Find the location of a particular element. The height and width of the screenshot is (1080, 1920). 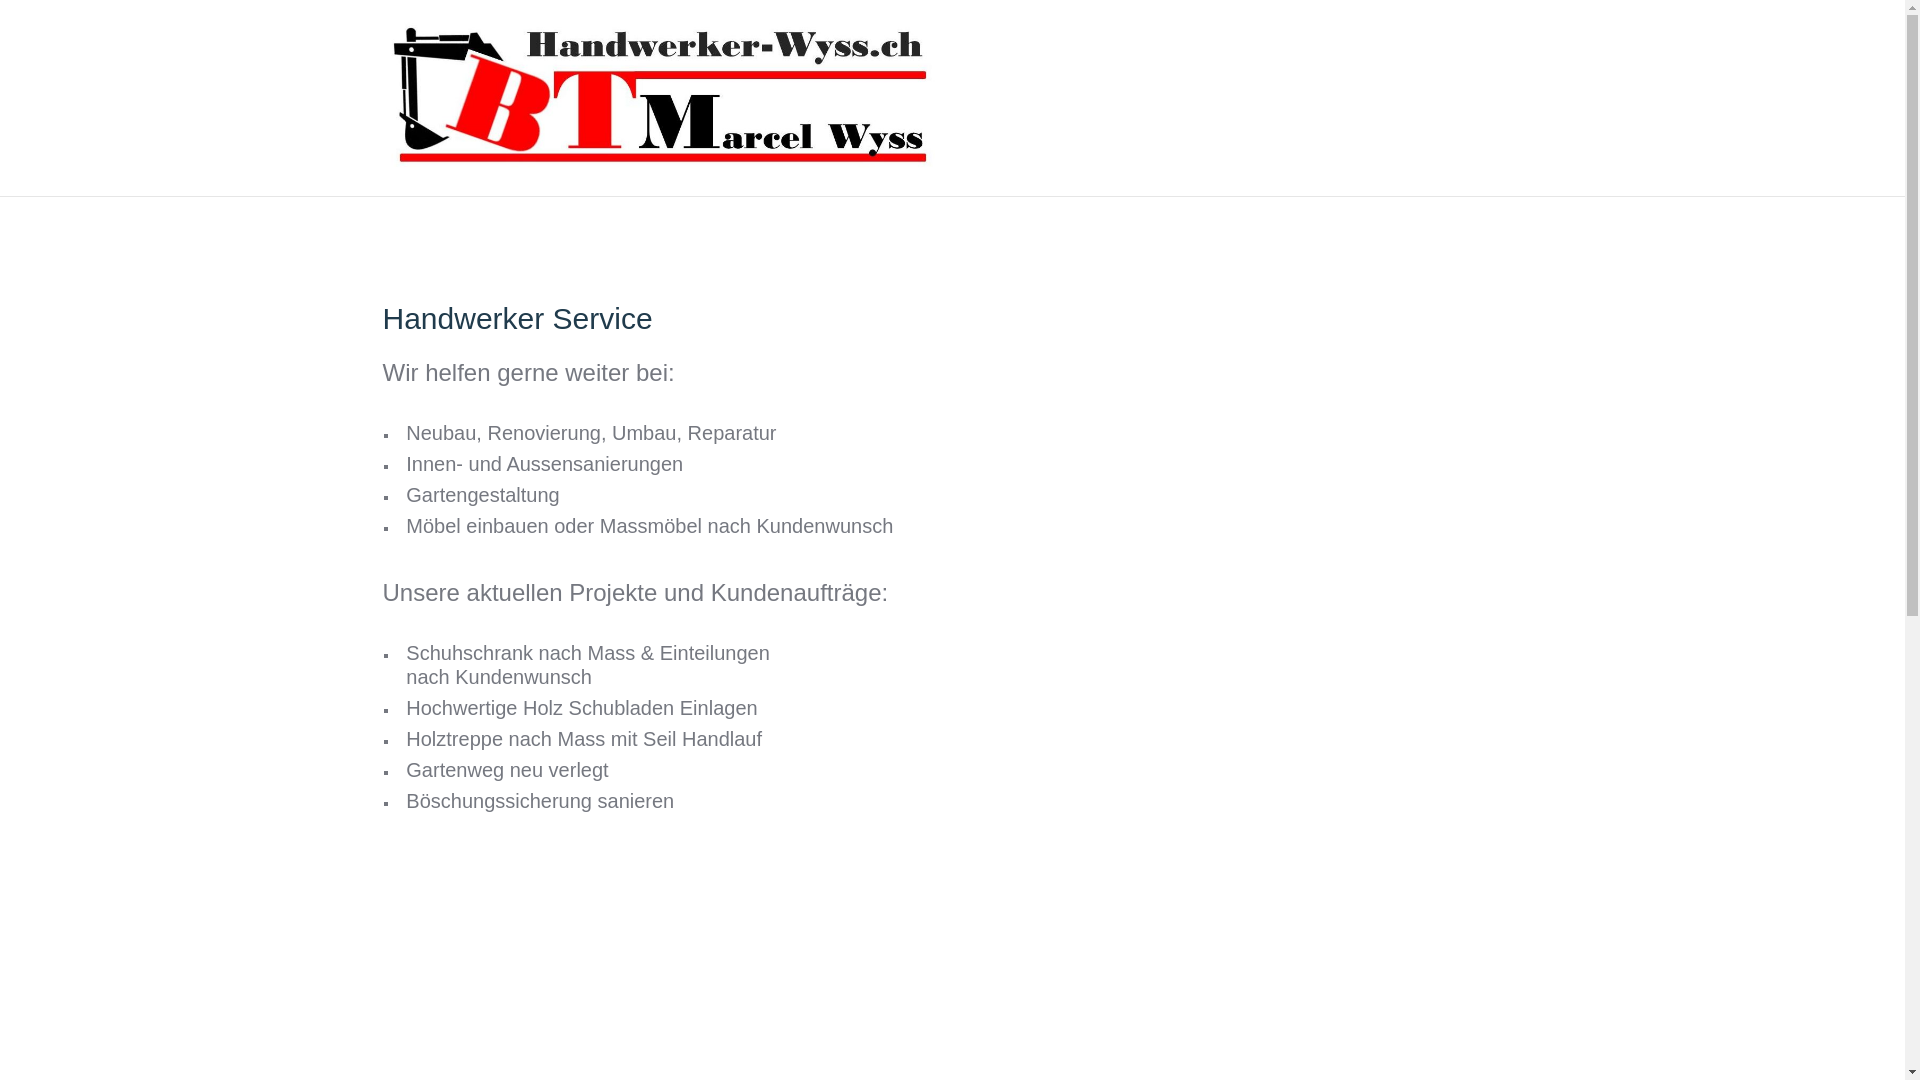

'BauTransManagement GmbH' is located at coordinates (662, 96).